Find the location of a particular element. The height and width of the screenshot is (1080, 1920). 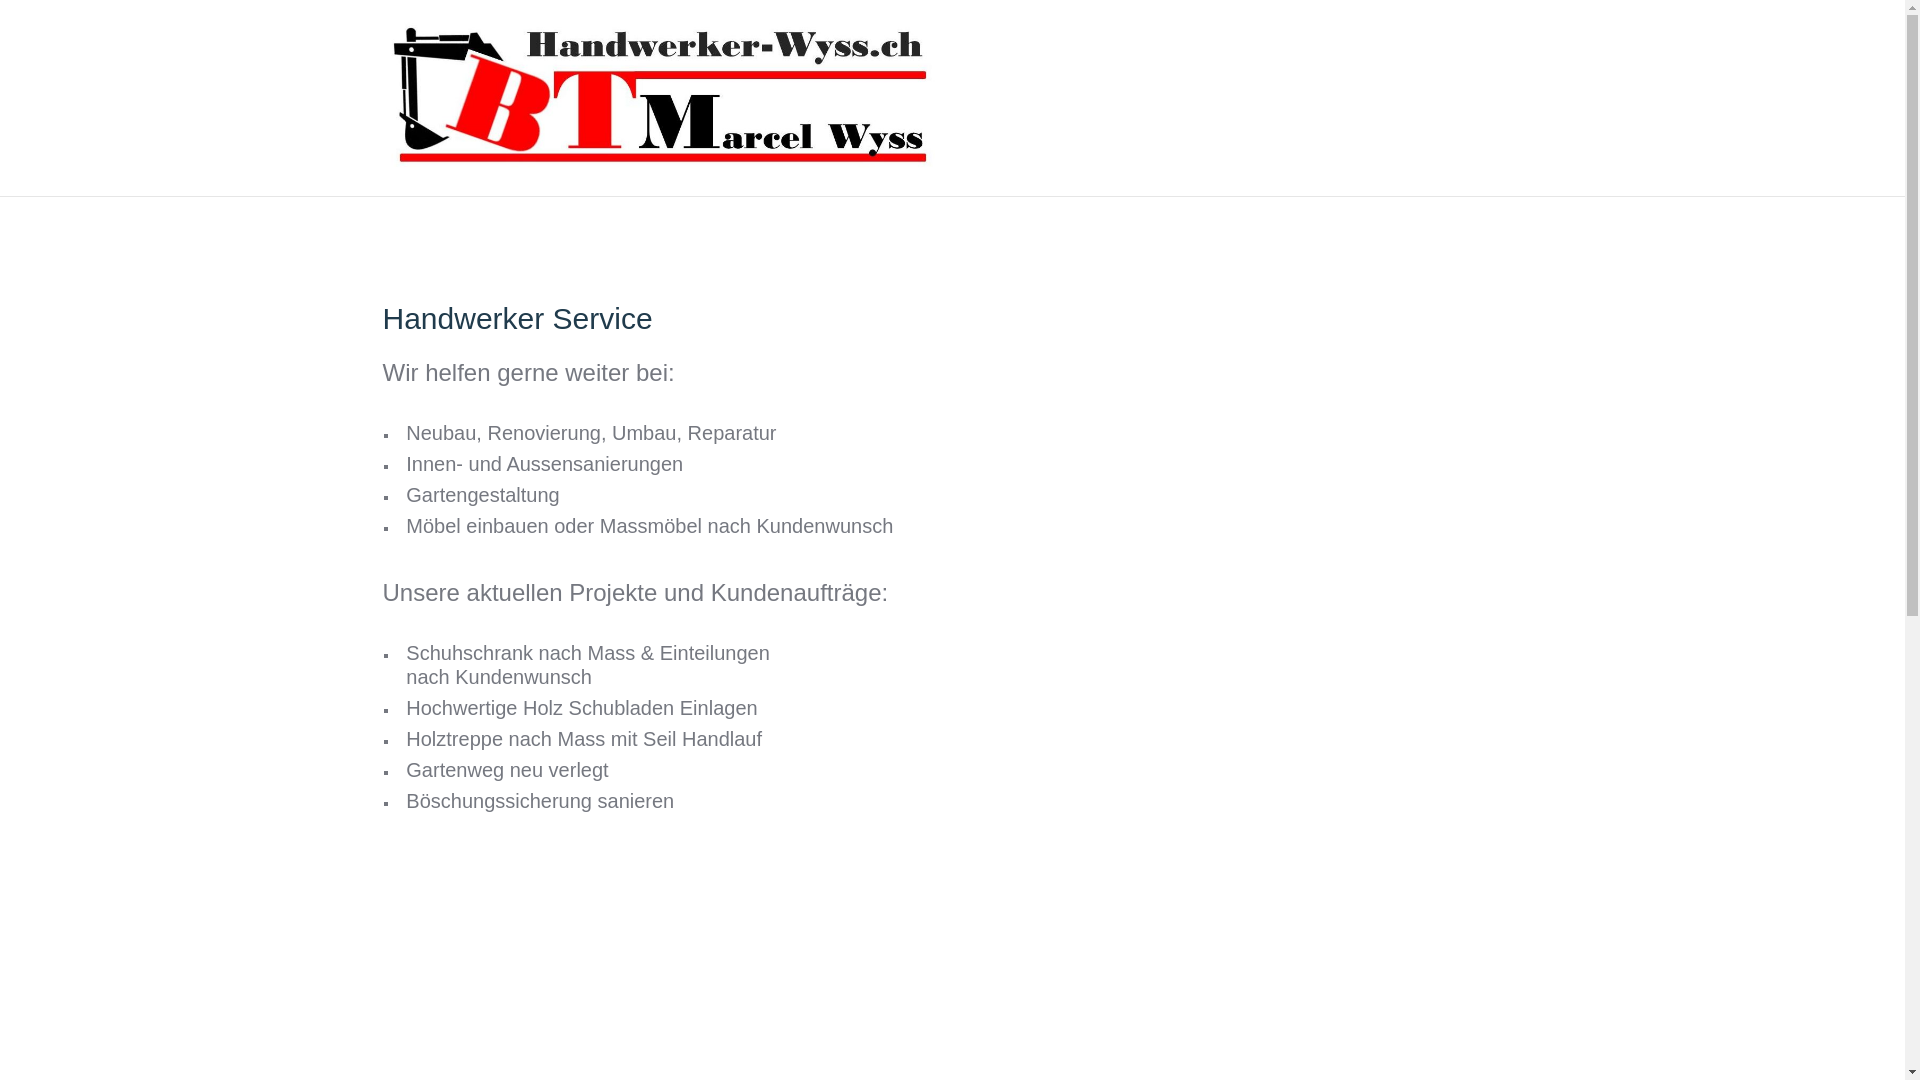

'BauTransManagement GmbH' is located at coordinates (662, 96).